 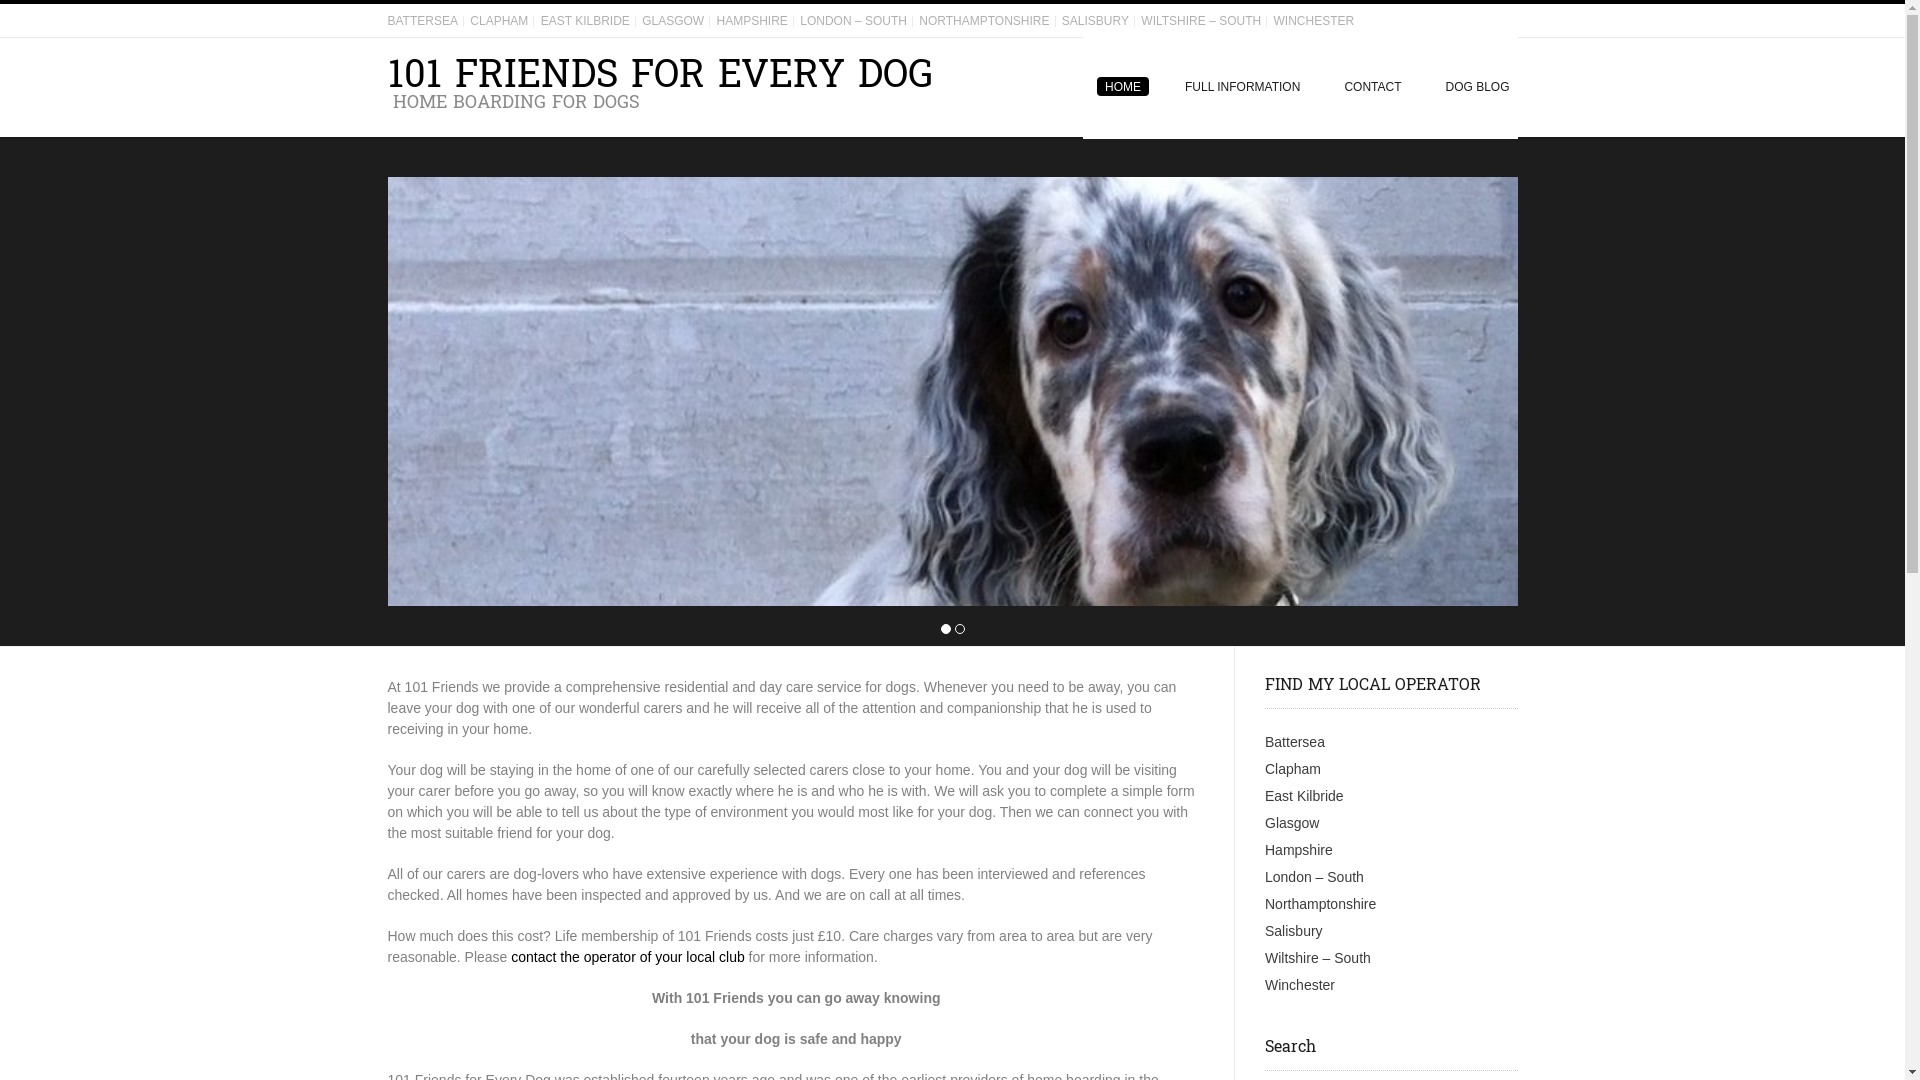 I want to click on 'BATTERSEA', so click(x=421, y=20).